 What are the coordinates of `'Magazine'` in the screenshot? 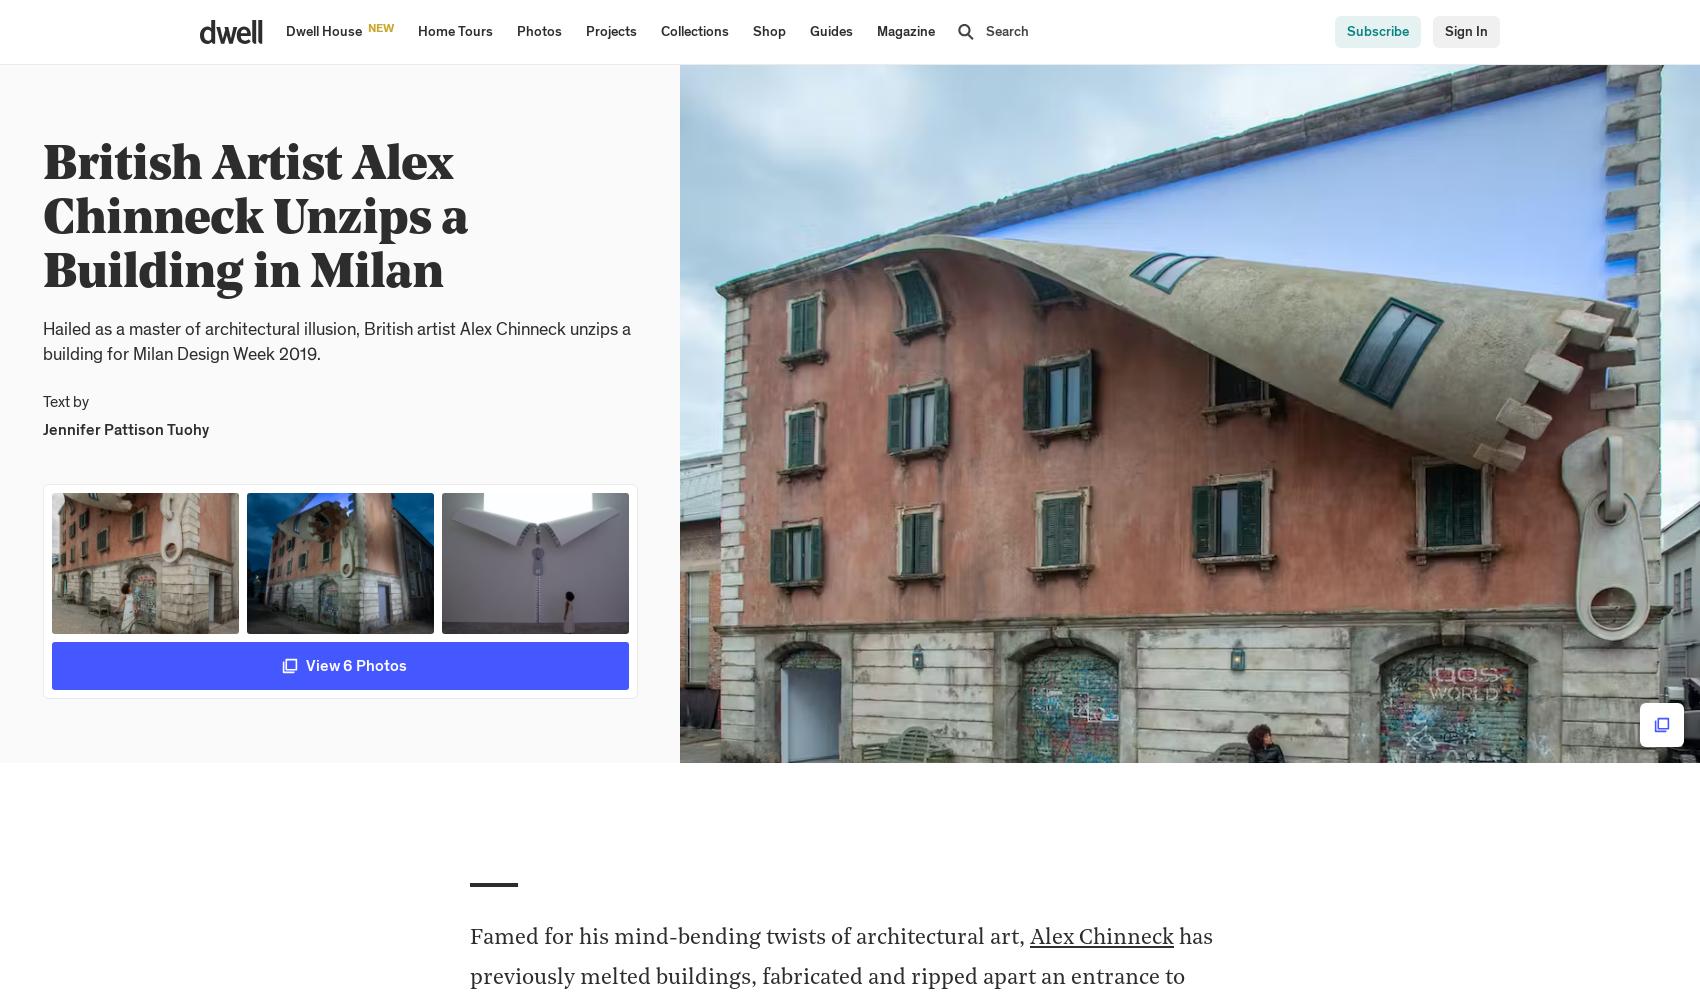 It's located at (905, 31).